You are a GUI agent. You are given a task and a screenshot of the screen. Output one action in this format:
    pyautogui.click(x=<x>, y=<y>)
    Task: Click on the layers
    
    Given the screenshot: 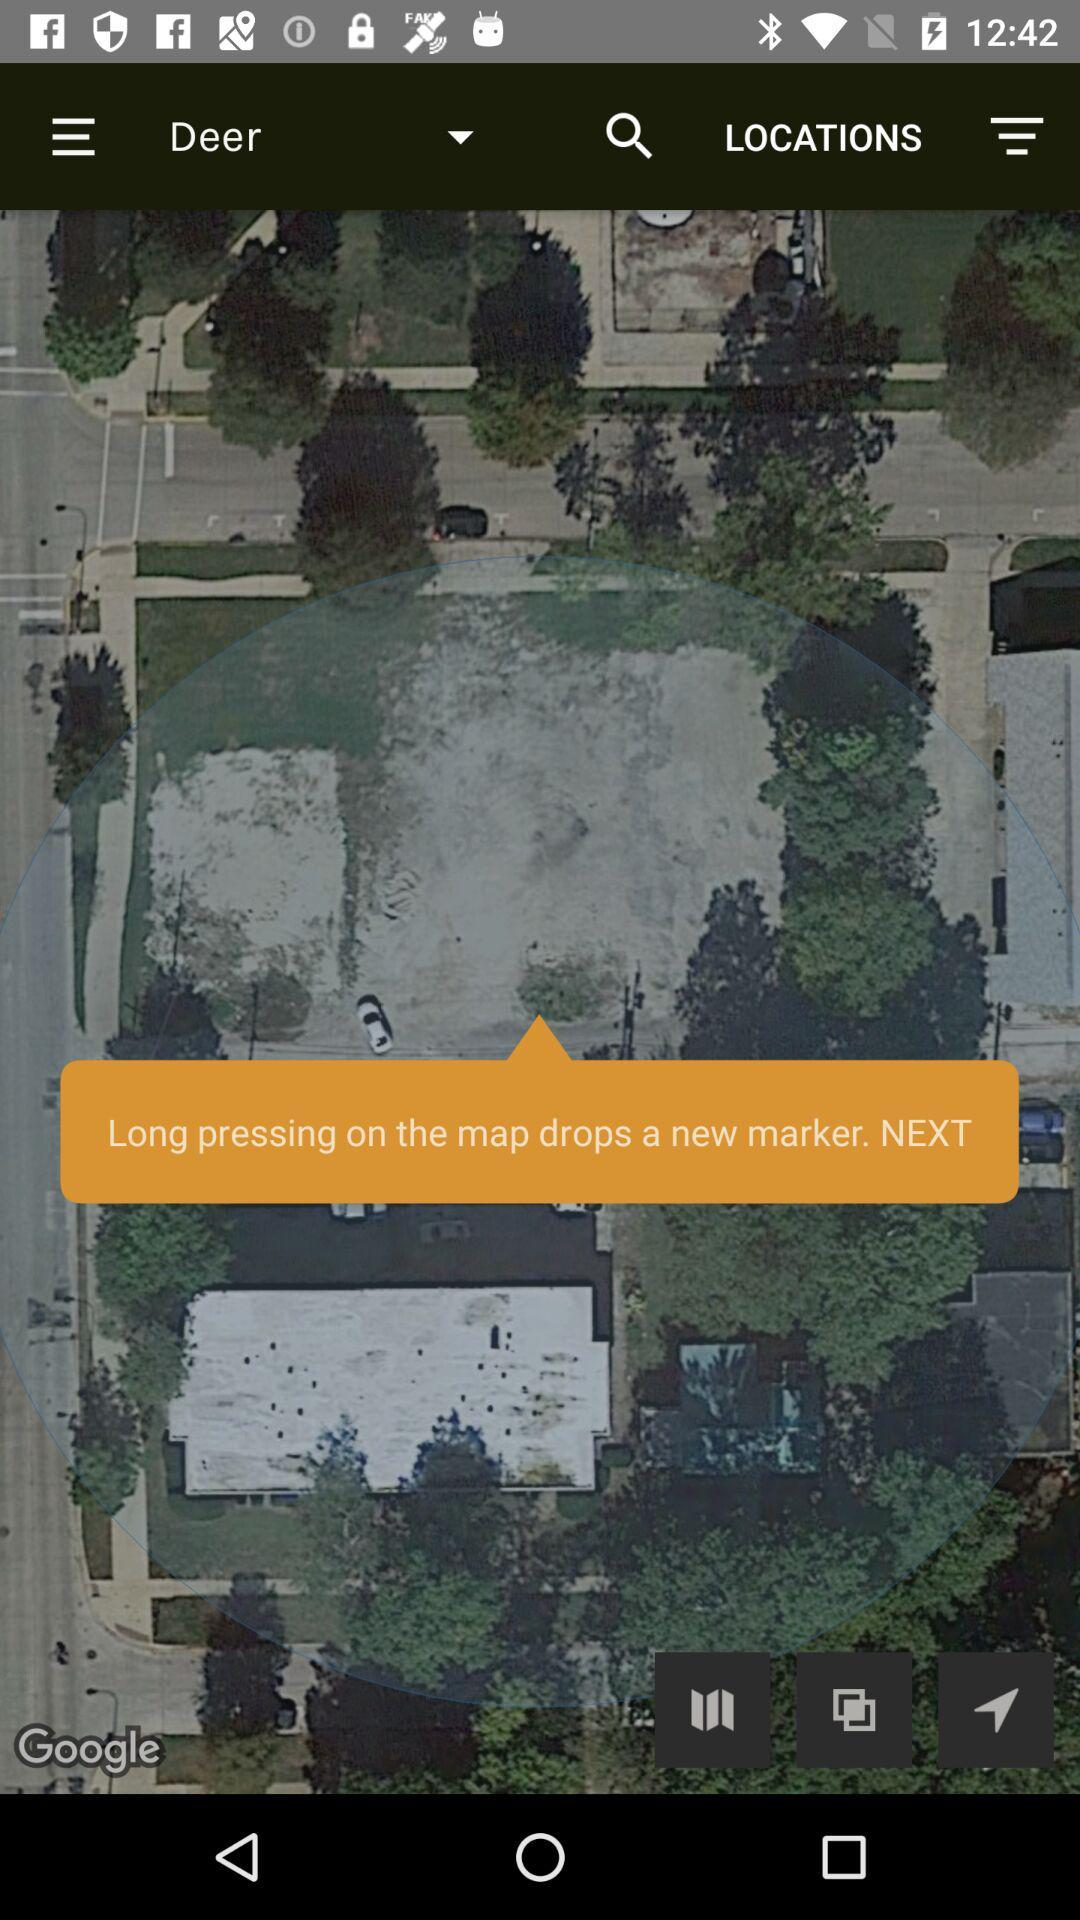 What is the action you would take?
    pyautogui.click(x=854, y=1708)
    